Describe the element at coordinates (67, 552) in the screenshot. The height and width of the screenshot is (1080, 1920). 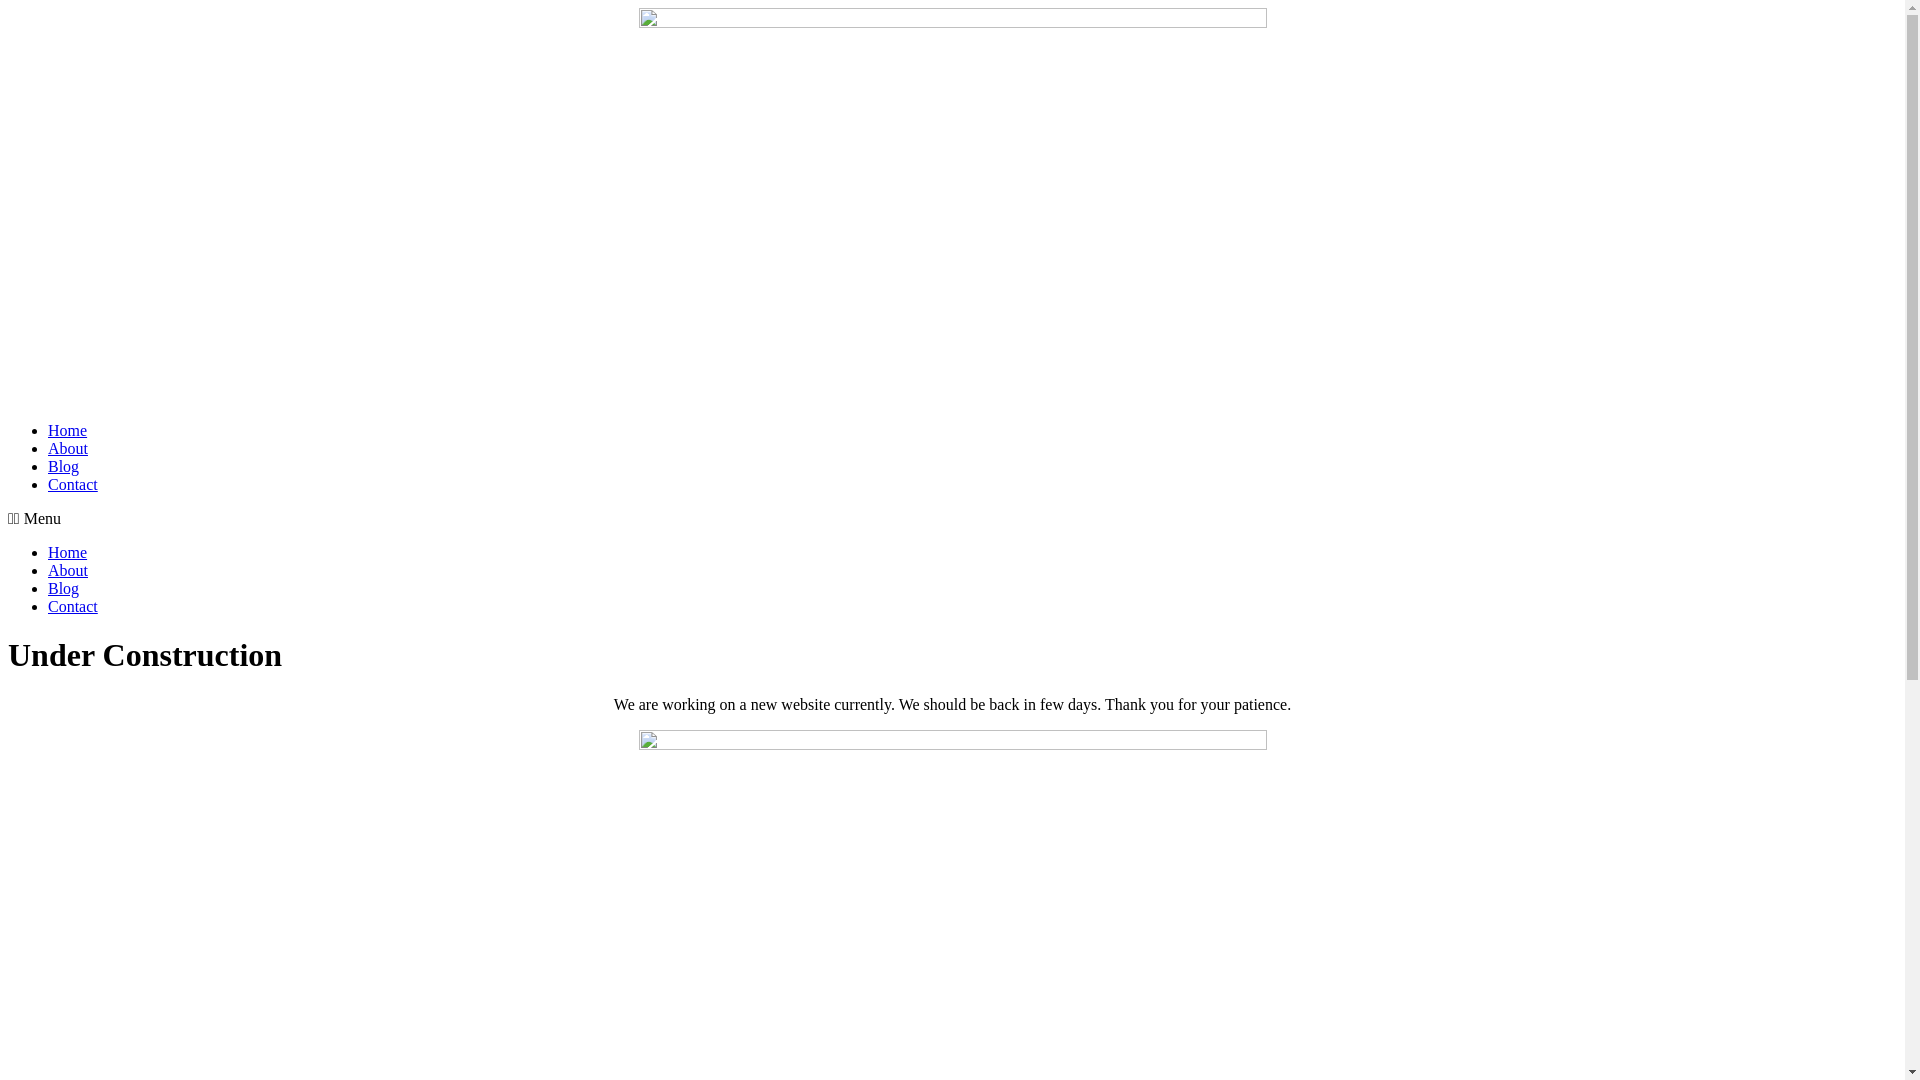
I see `'Home'` at that location.